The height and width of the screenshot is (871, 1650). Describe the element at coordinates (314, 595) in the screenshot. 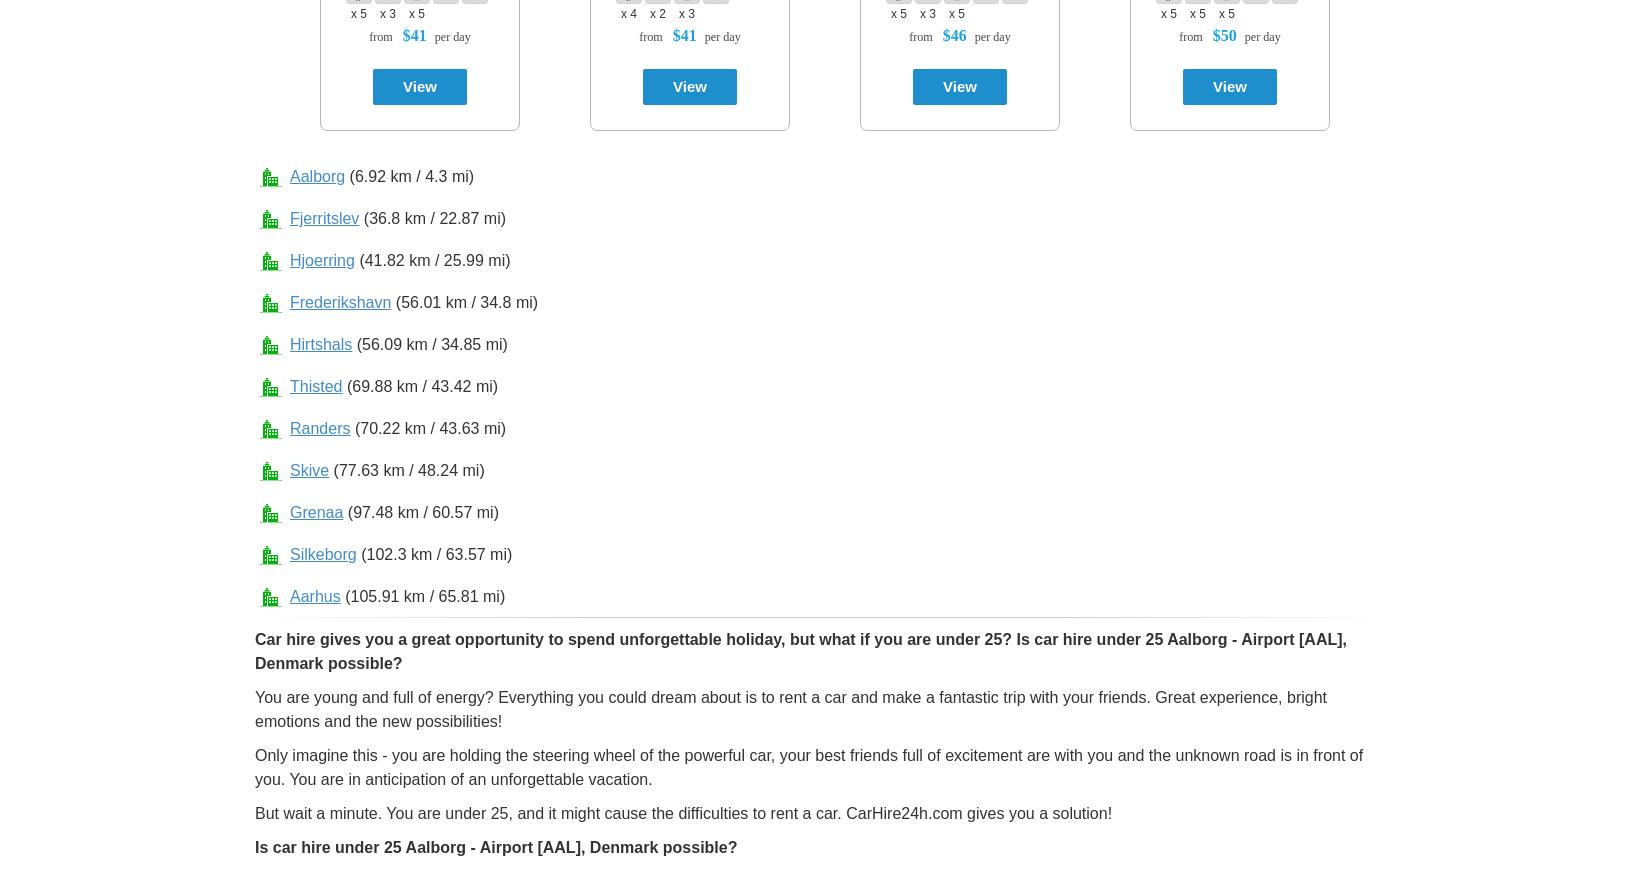

I see `'Aarhus'` at that location.